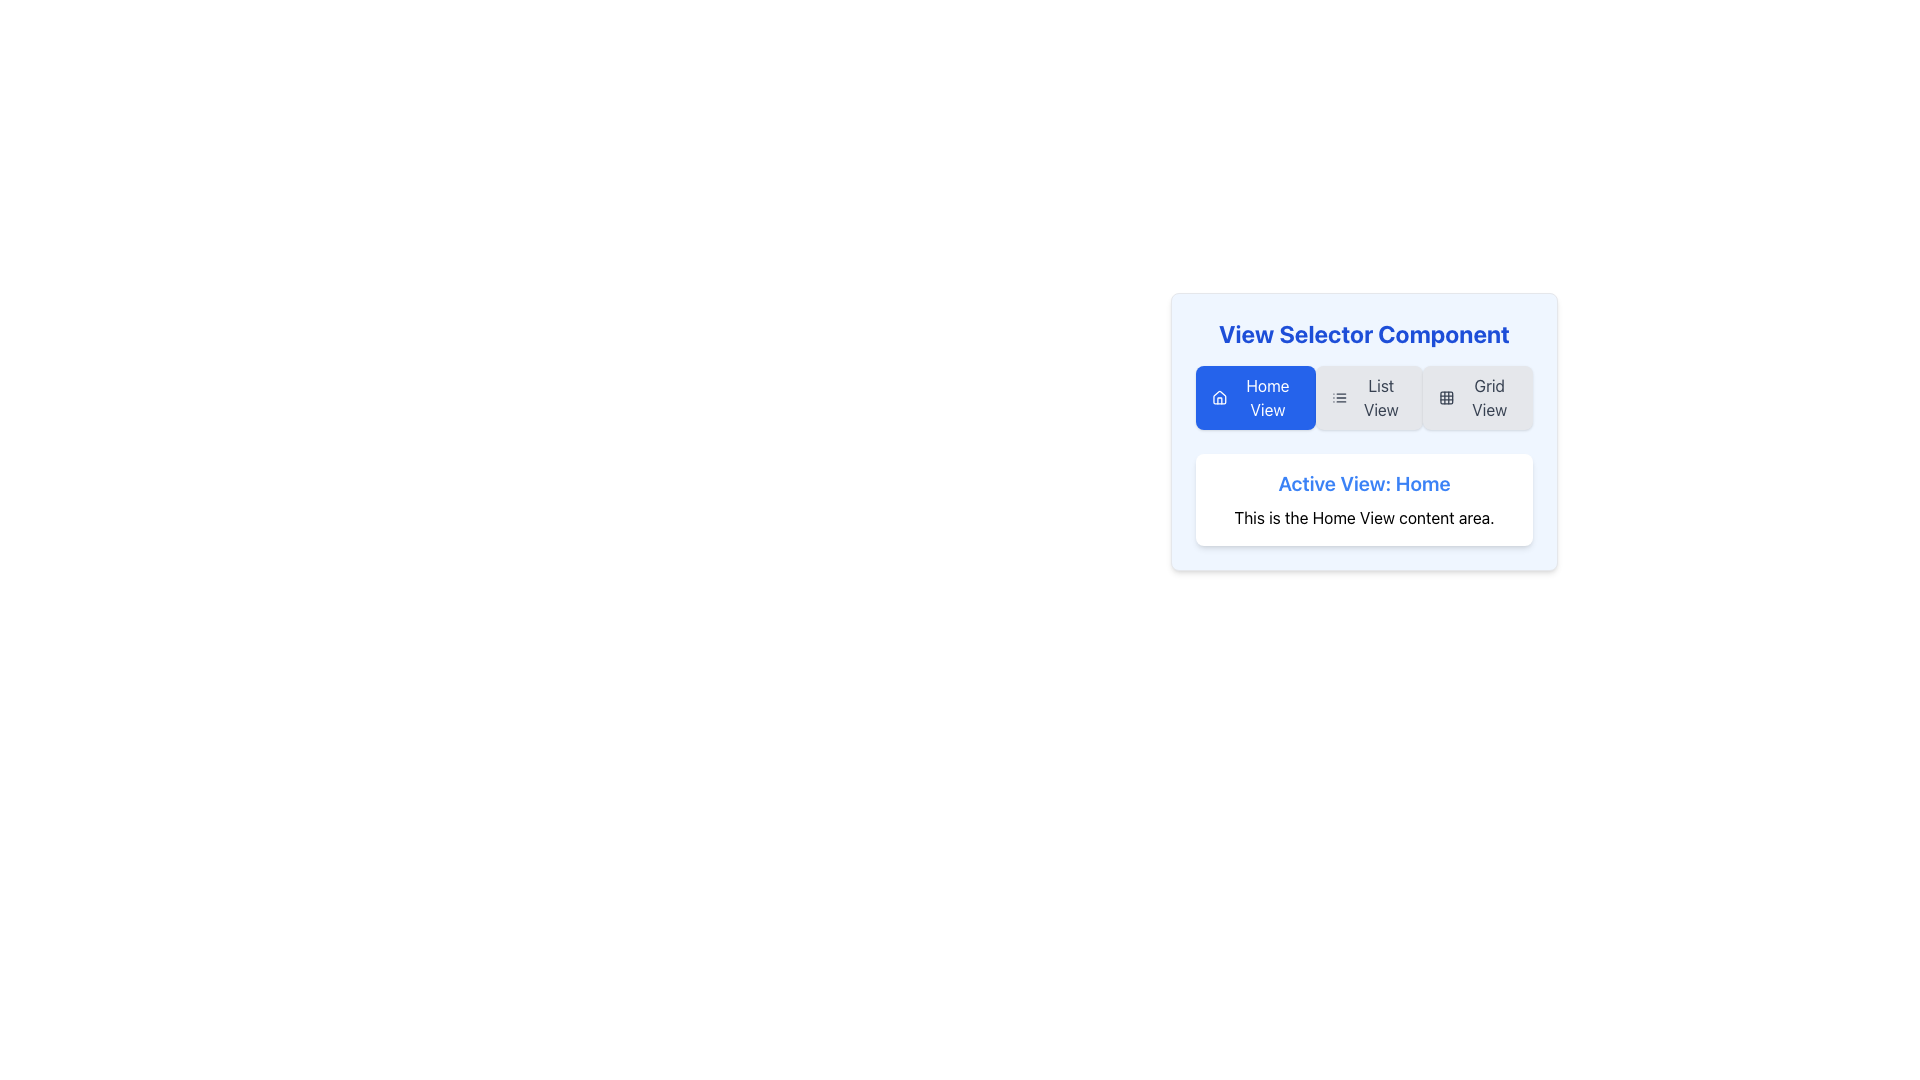 This screenshot has height=1080, width=1920. Describe the element at coordinates (1368, 397) in the screenshot. I see `the 'List View' button, which features a light gray background, dark gray text, and a list icon` at that location.